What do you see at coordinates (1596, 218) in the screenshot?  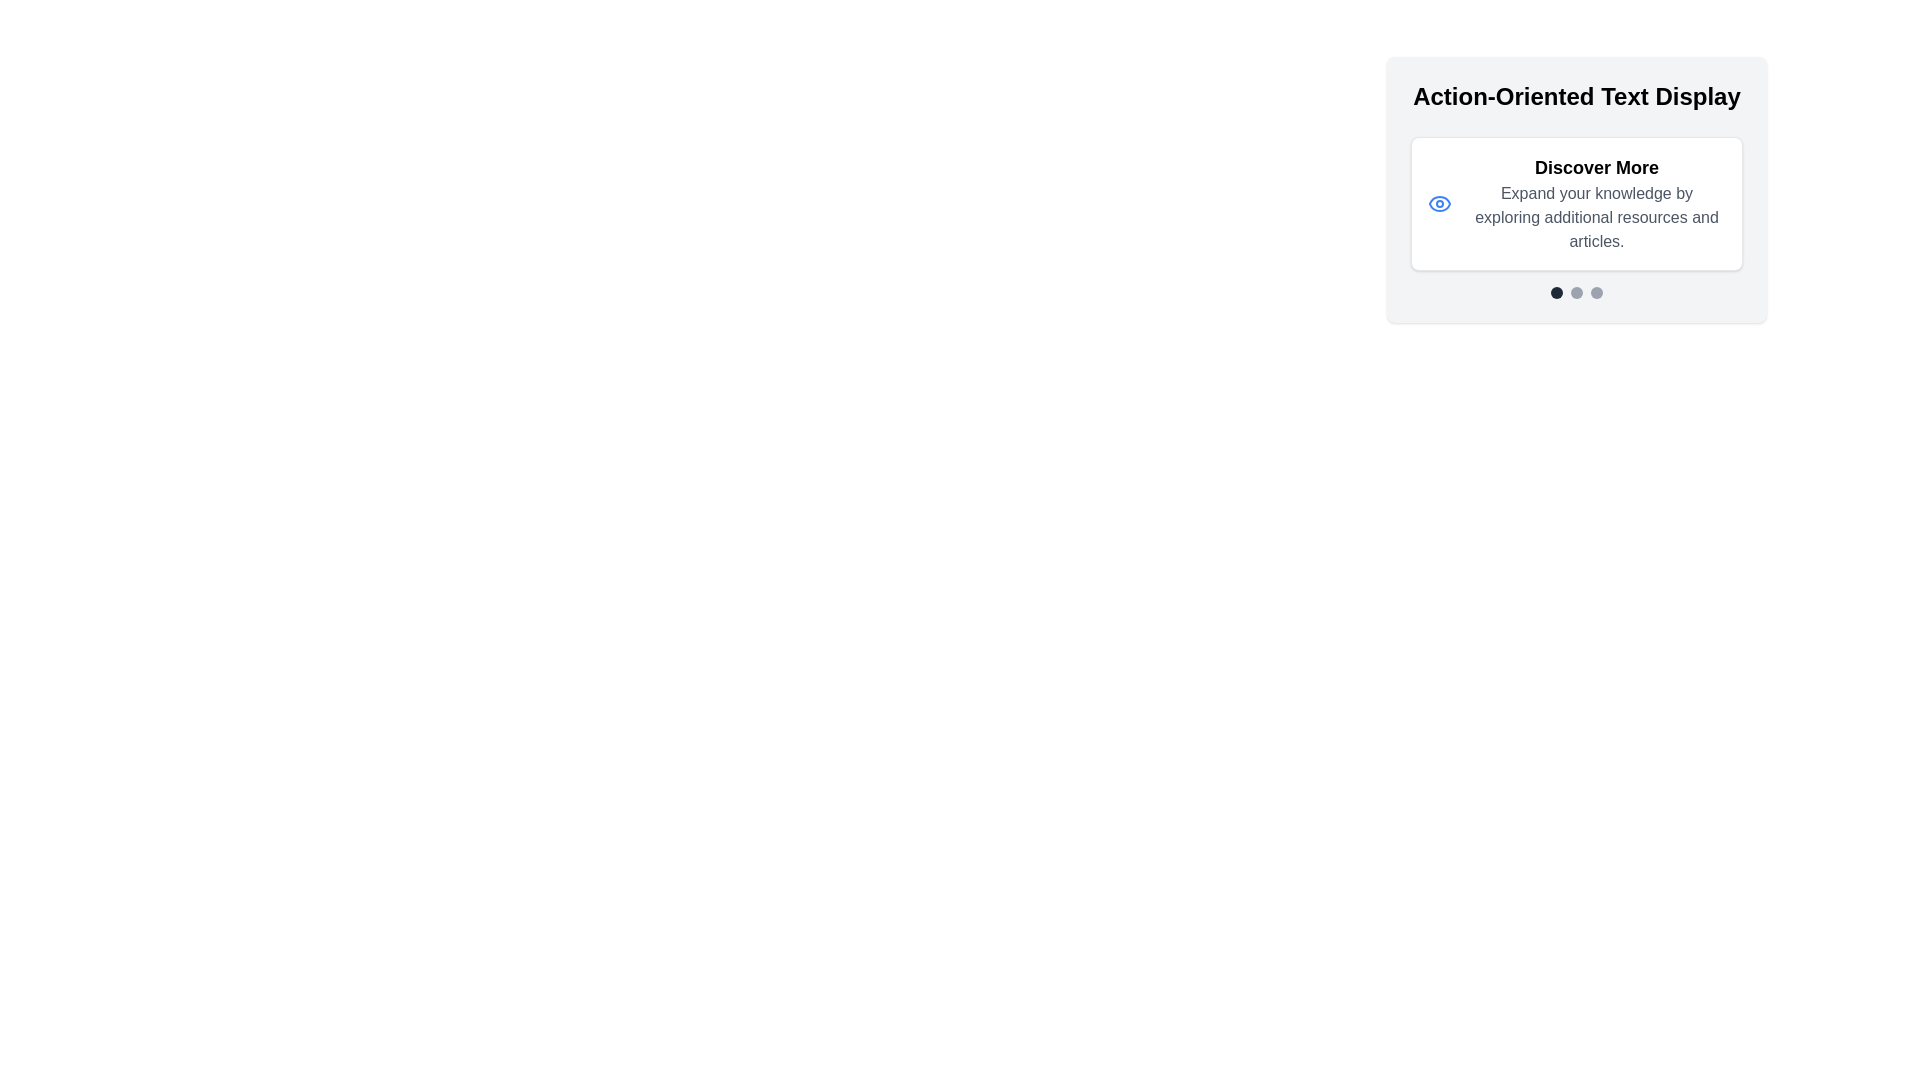 I see `the text element stating 'Expand your knowledge by exploring additional resources and articles.' which is located below the 'Discover More' heading in the card module for accessibility purposes` at bounding box center [1596, 218].